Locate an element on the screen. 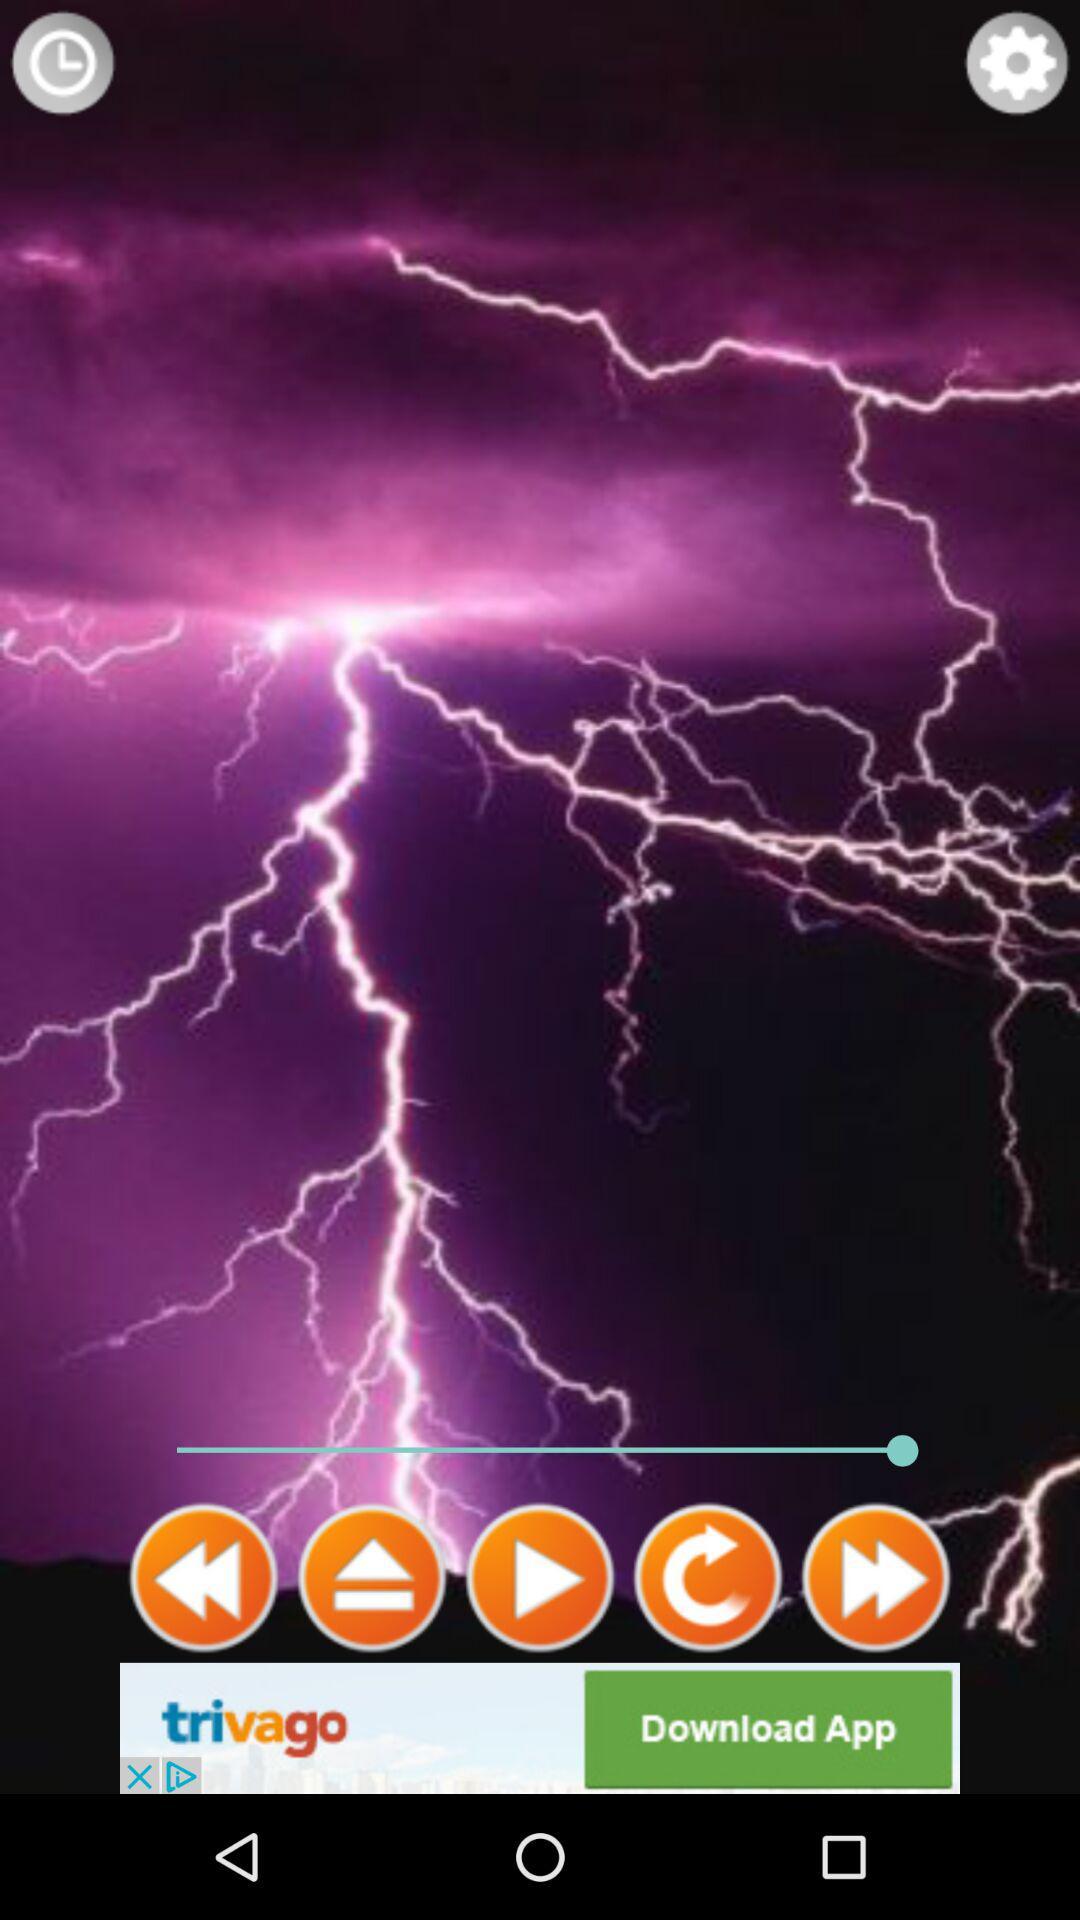 The width and height of the screenshot is (1080, 1920). the time icon is located at coordinates (61, 67).